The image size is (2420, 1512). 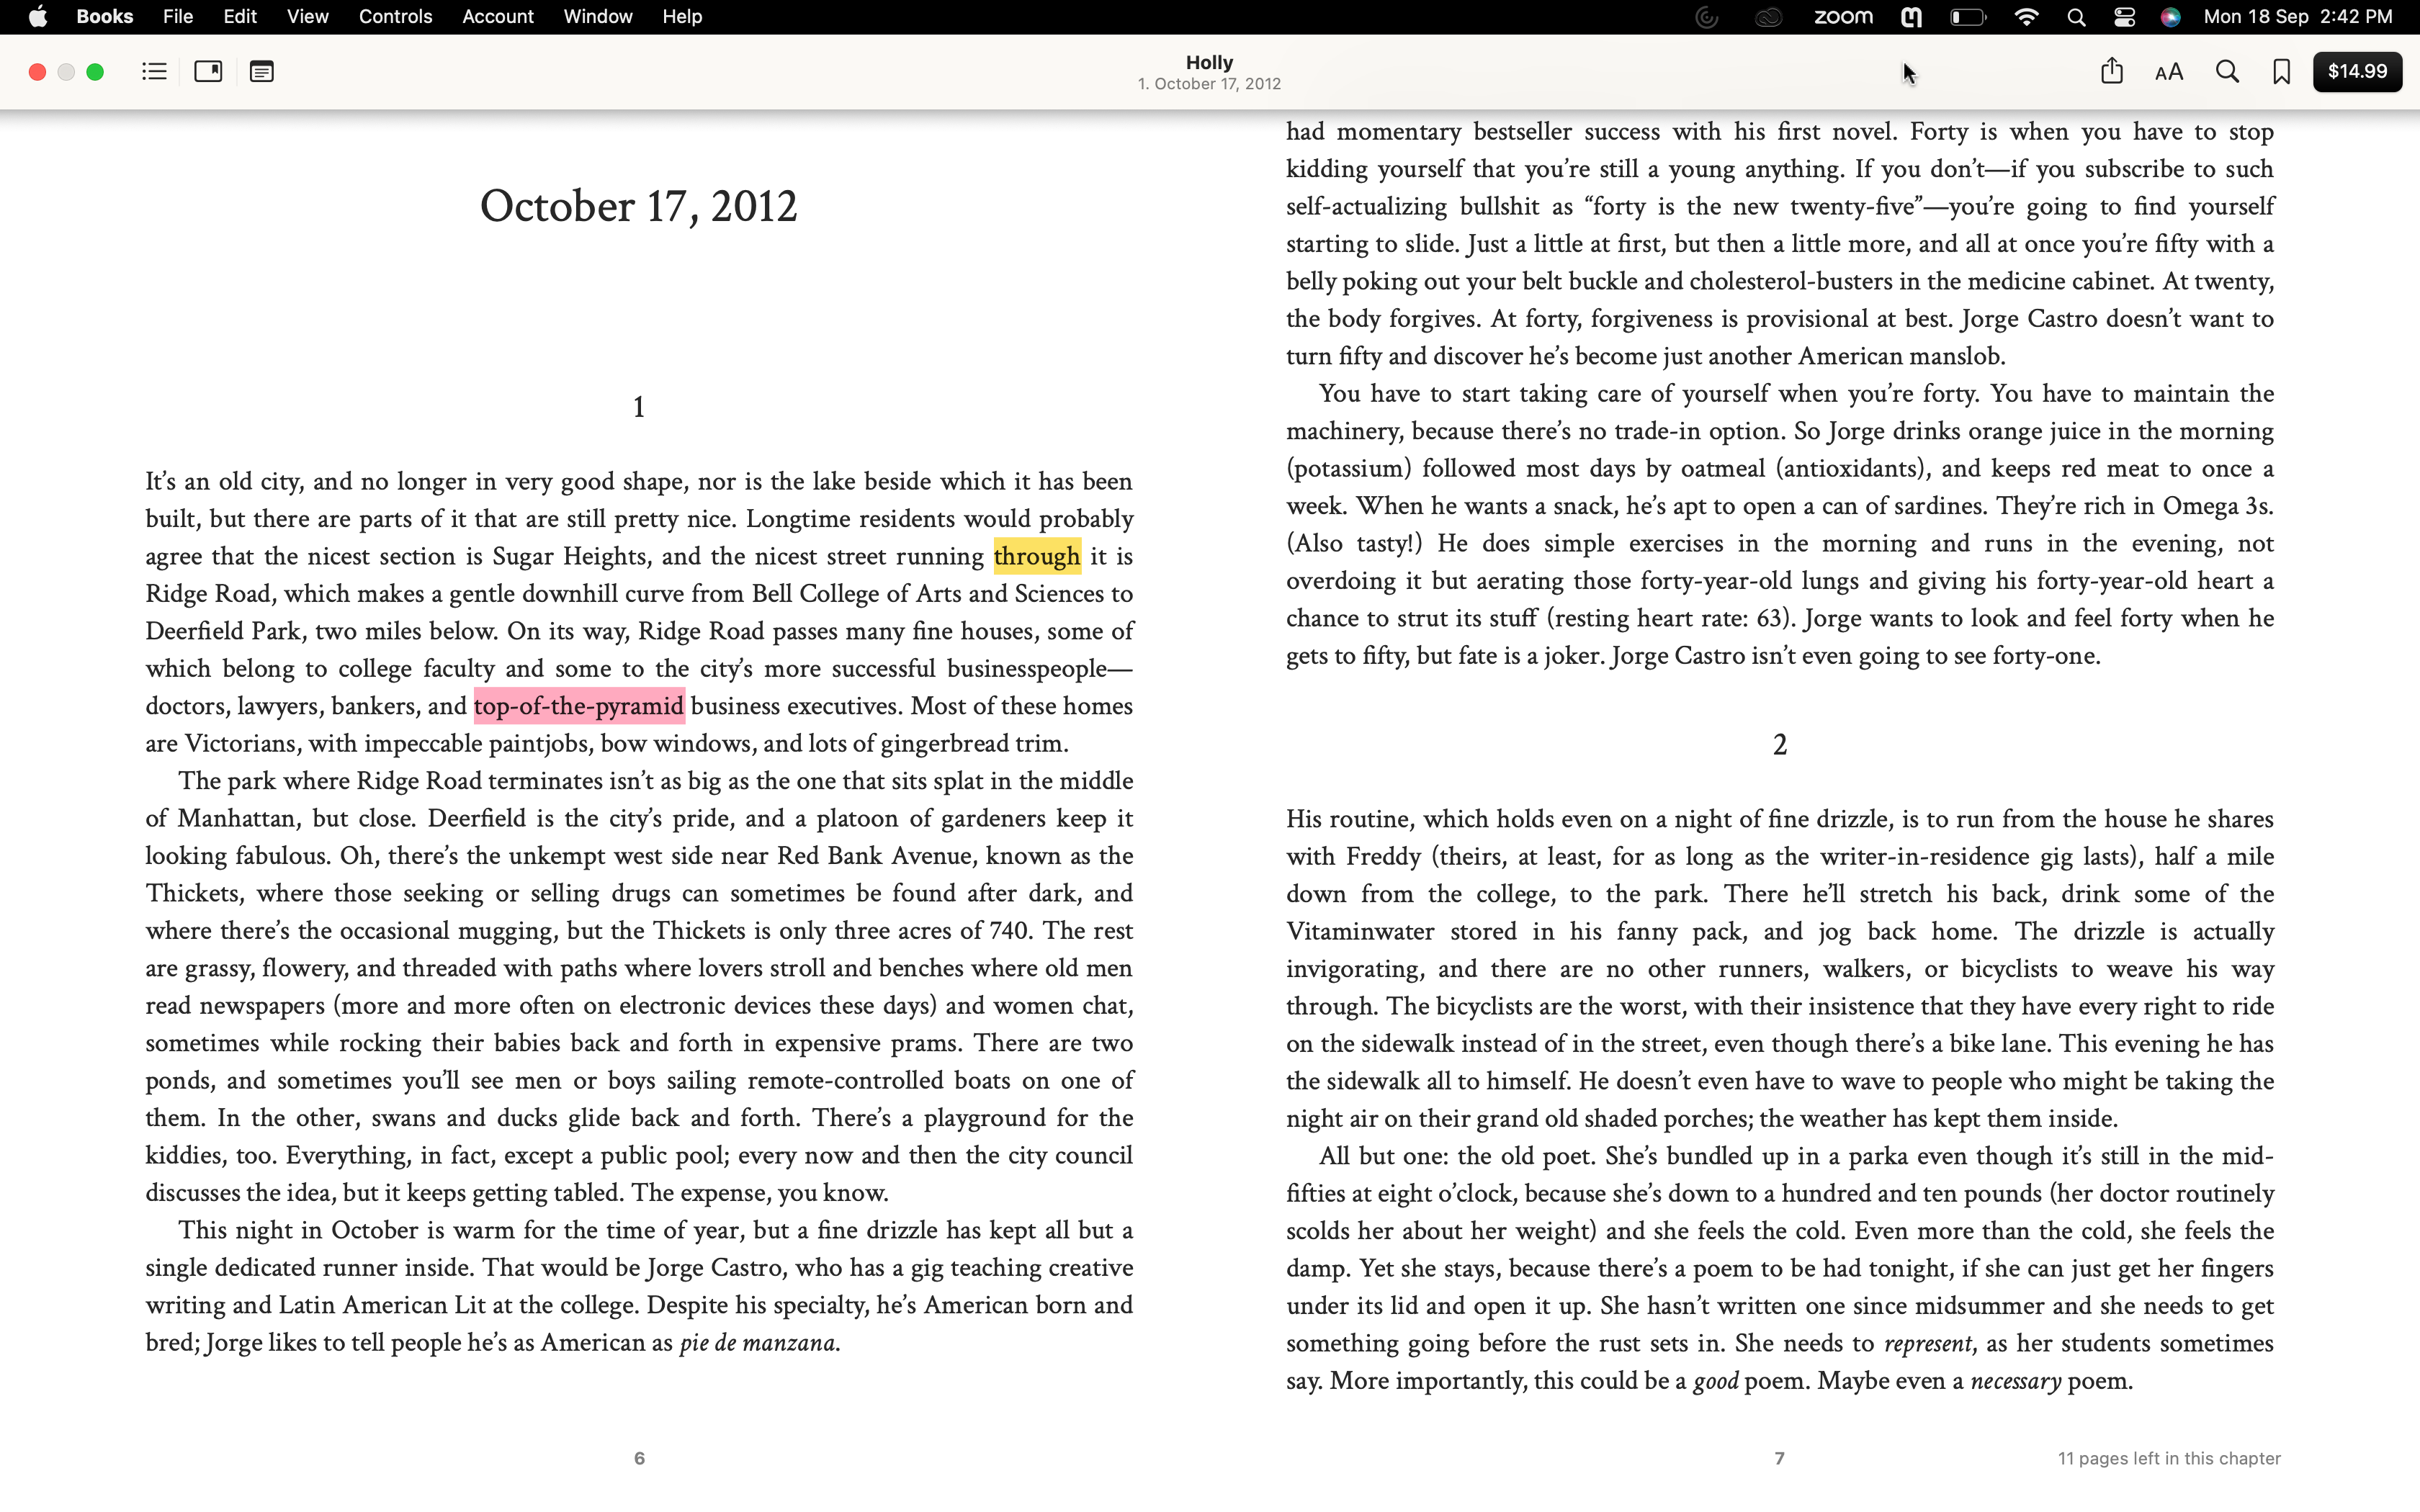 What do you see at coordinates (2110, 70) in the screenshot?
I see `Post the current webpage on your Twitter account` at bounding box center [2110, 70].